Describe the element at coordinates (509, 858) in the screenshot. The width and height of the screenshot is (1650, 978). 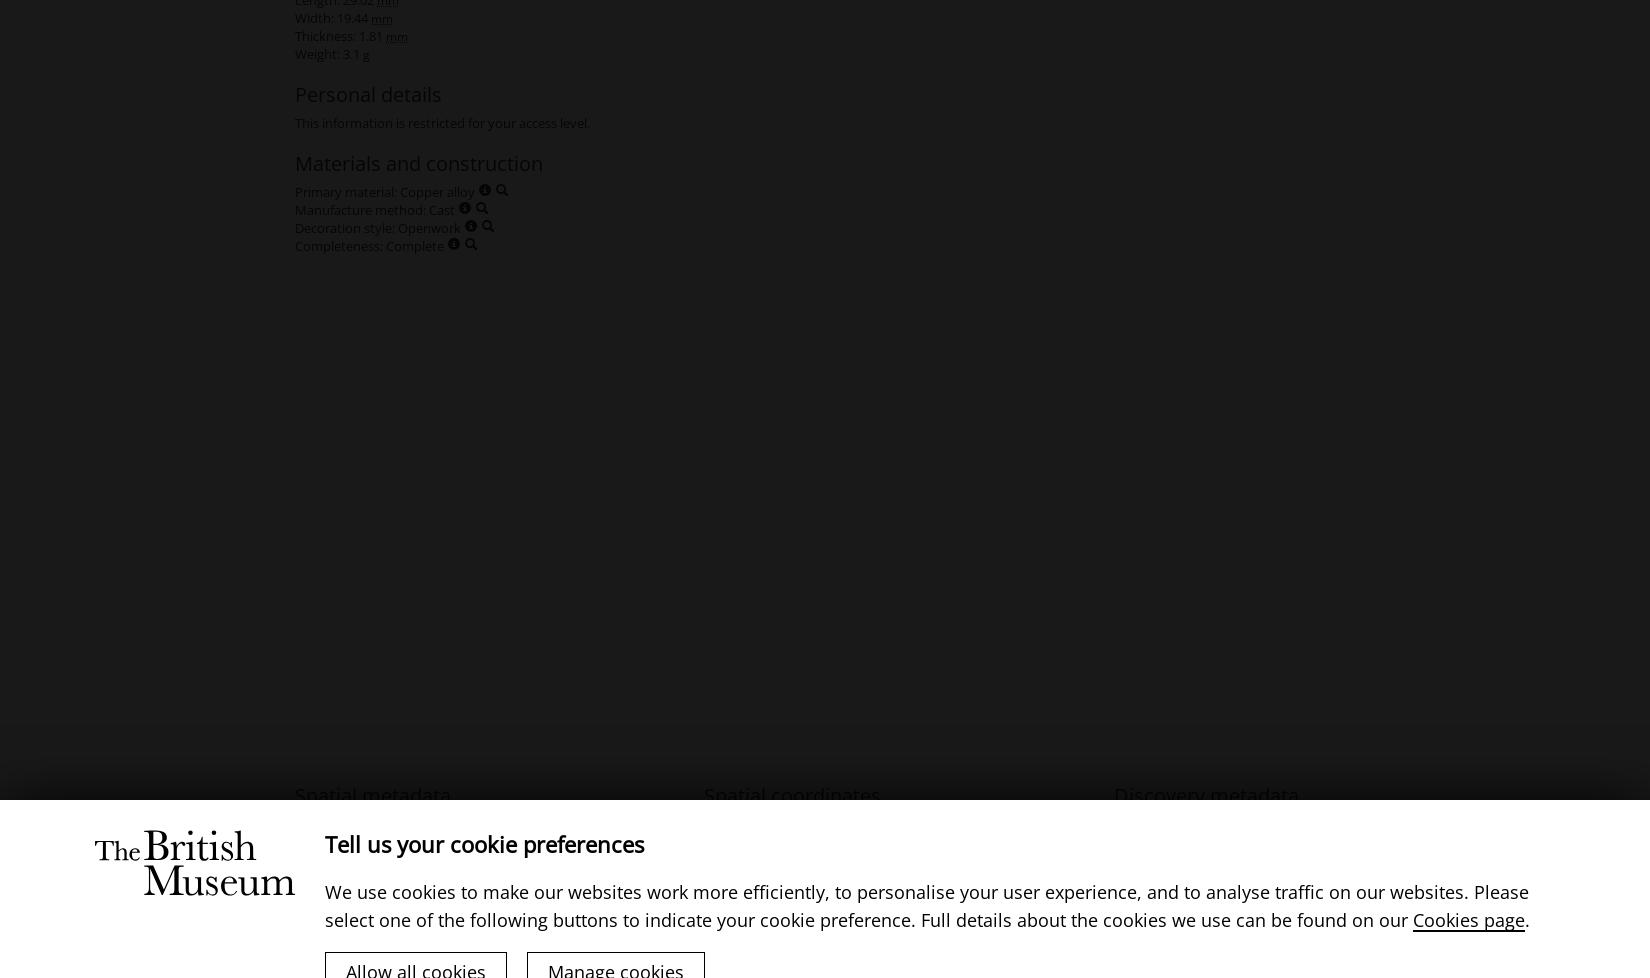
I see `'(District)'` at that location.